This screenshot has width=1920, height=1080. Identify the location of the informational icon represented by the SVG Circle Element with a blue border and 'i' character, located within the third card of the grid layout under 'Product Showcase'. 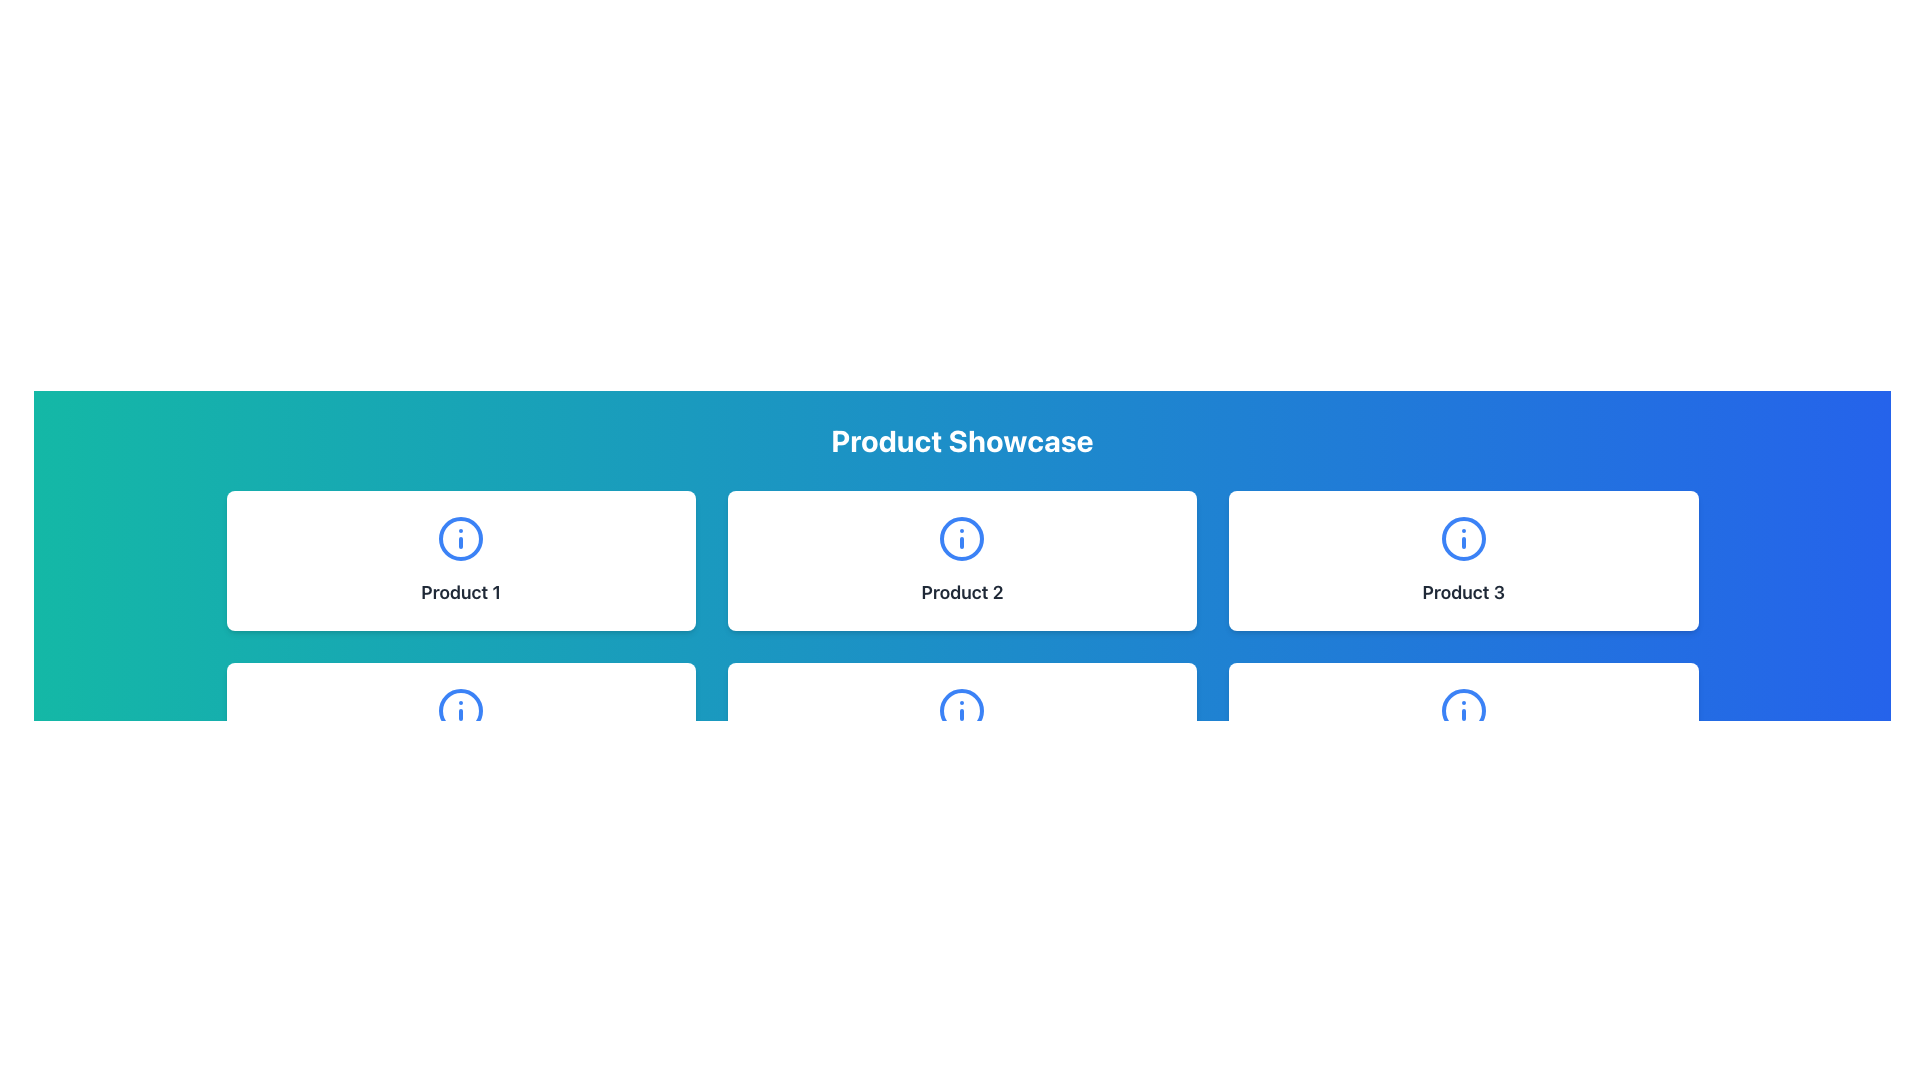
(1463, 538).